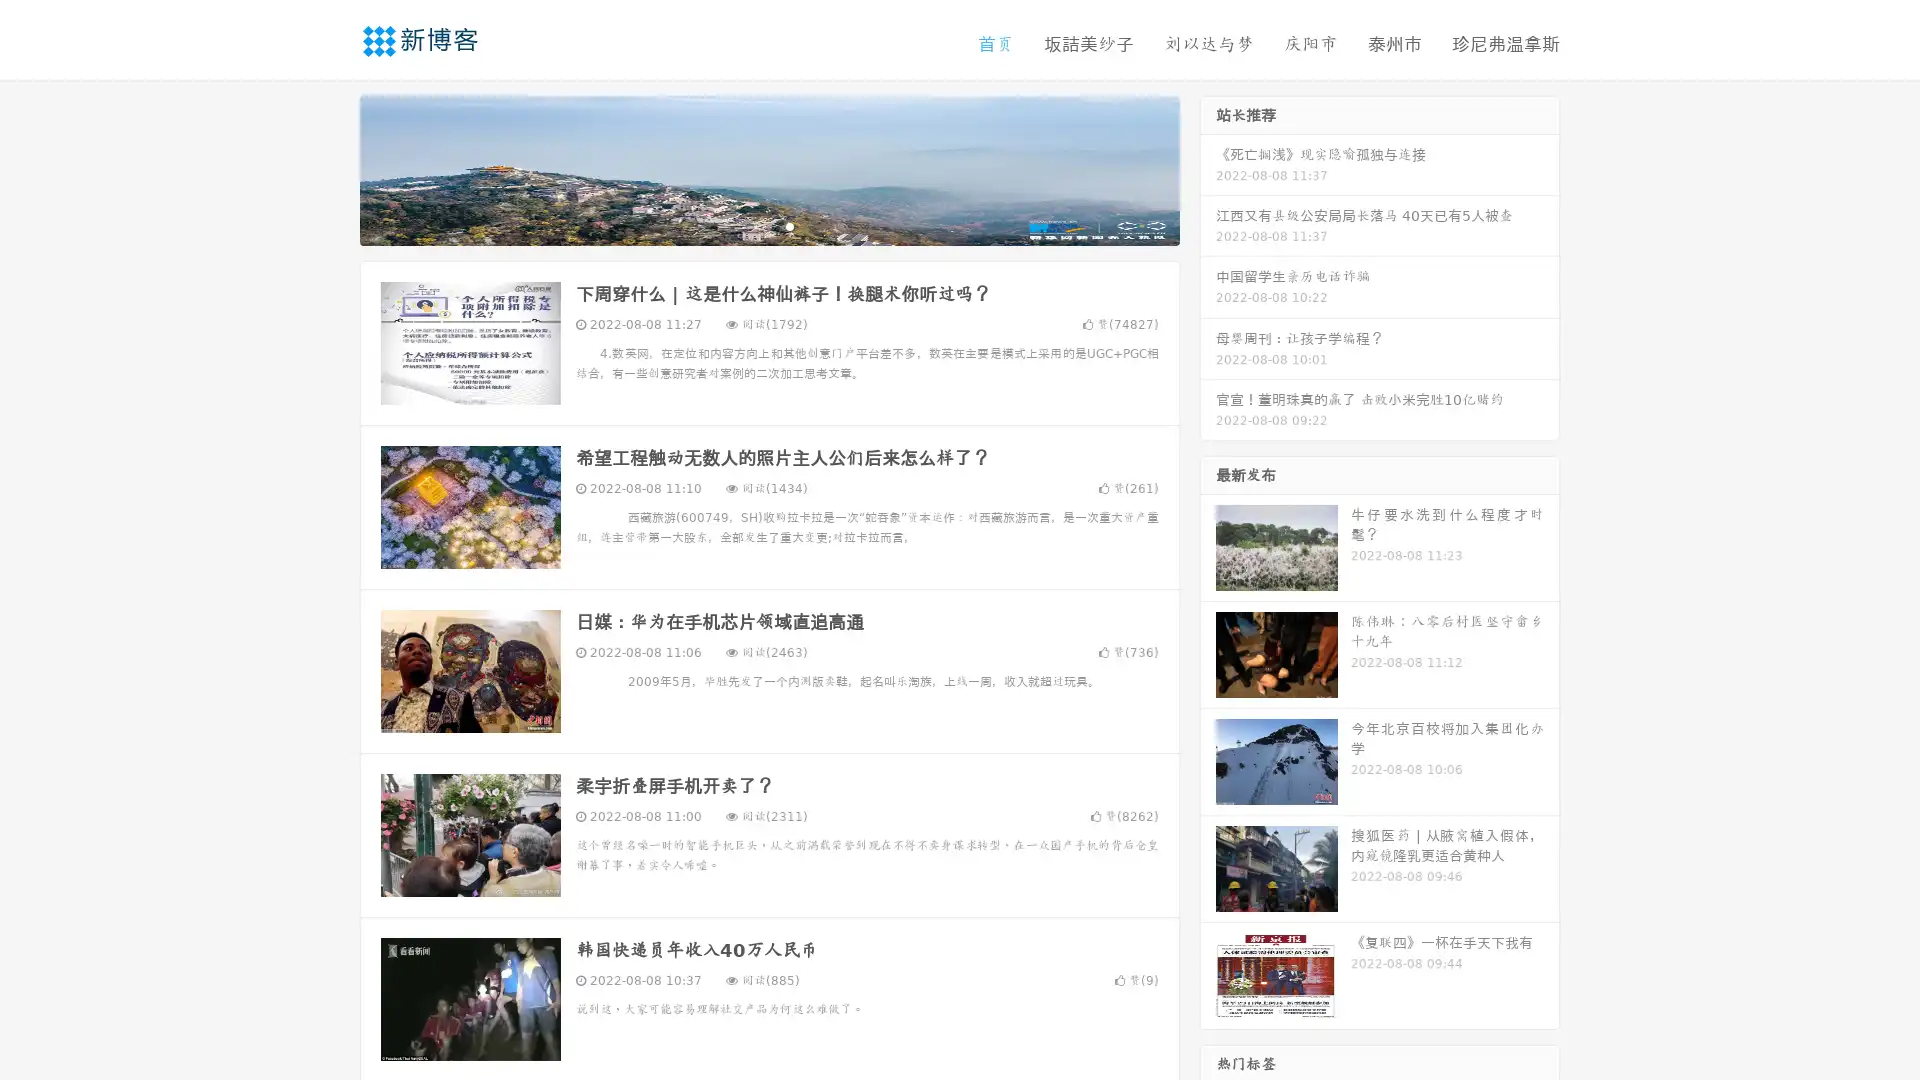 The height and width of the screenshot is (1080, 1920). I want to click on Go to slide 2, so click(768, 225).